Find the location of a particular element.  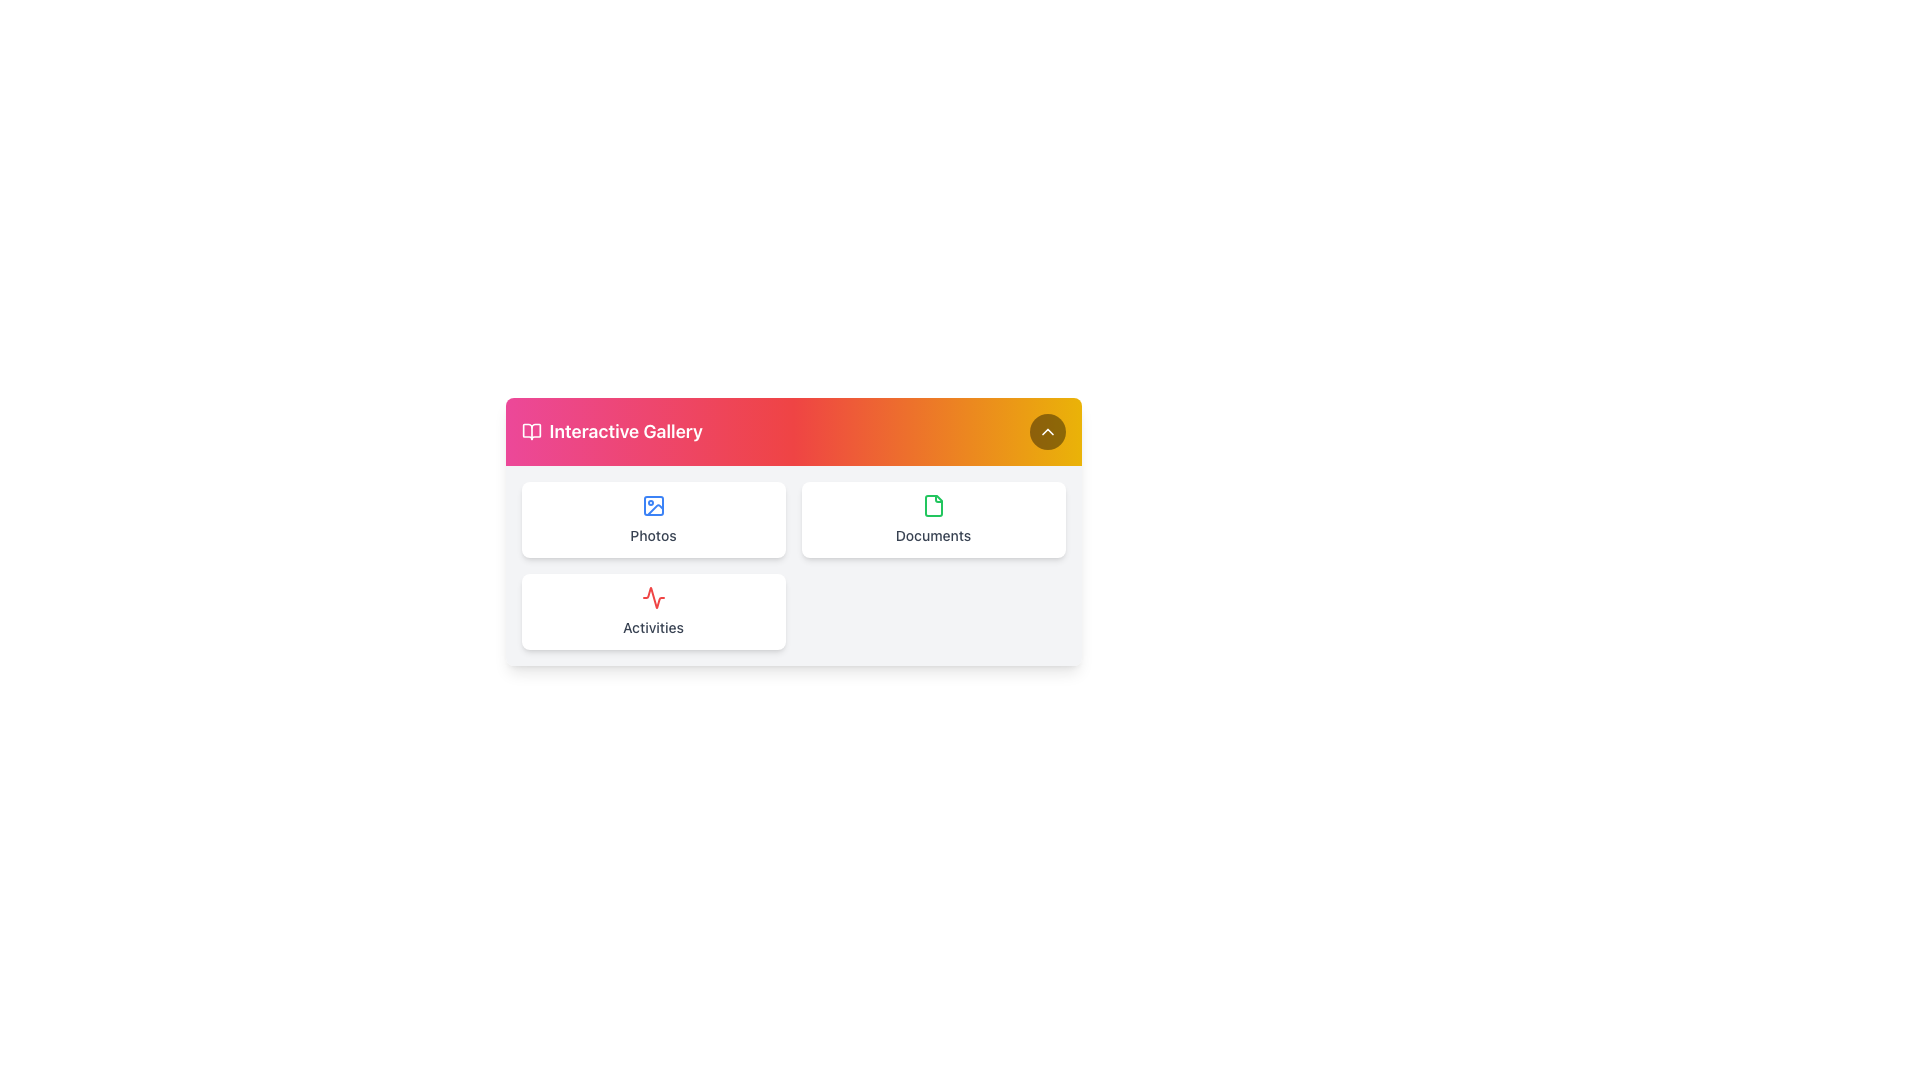

text label displaying 'Photos' located in the first card of the top row within the 'Interactive Gallery' section, which has a gray-colored font and is positioned below an image icon is located at coordinates (653, 535).